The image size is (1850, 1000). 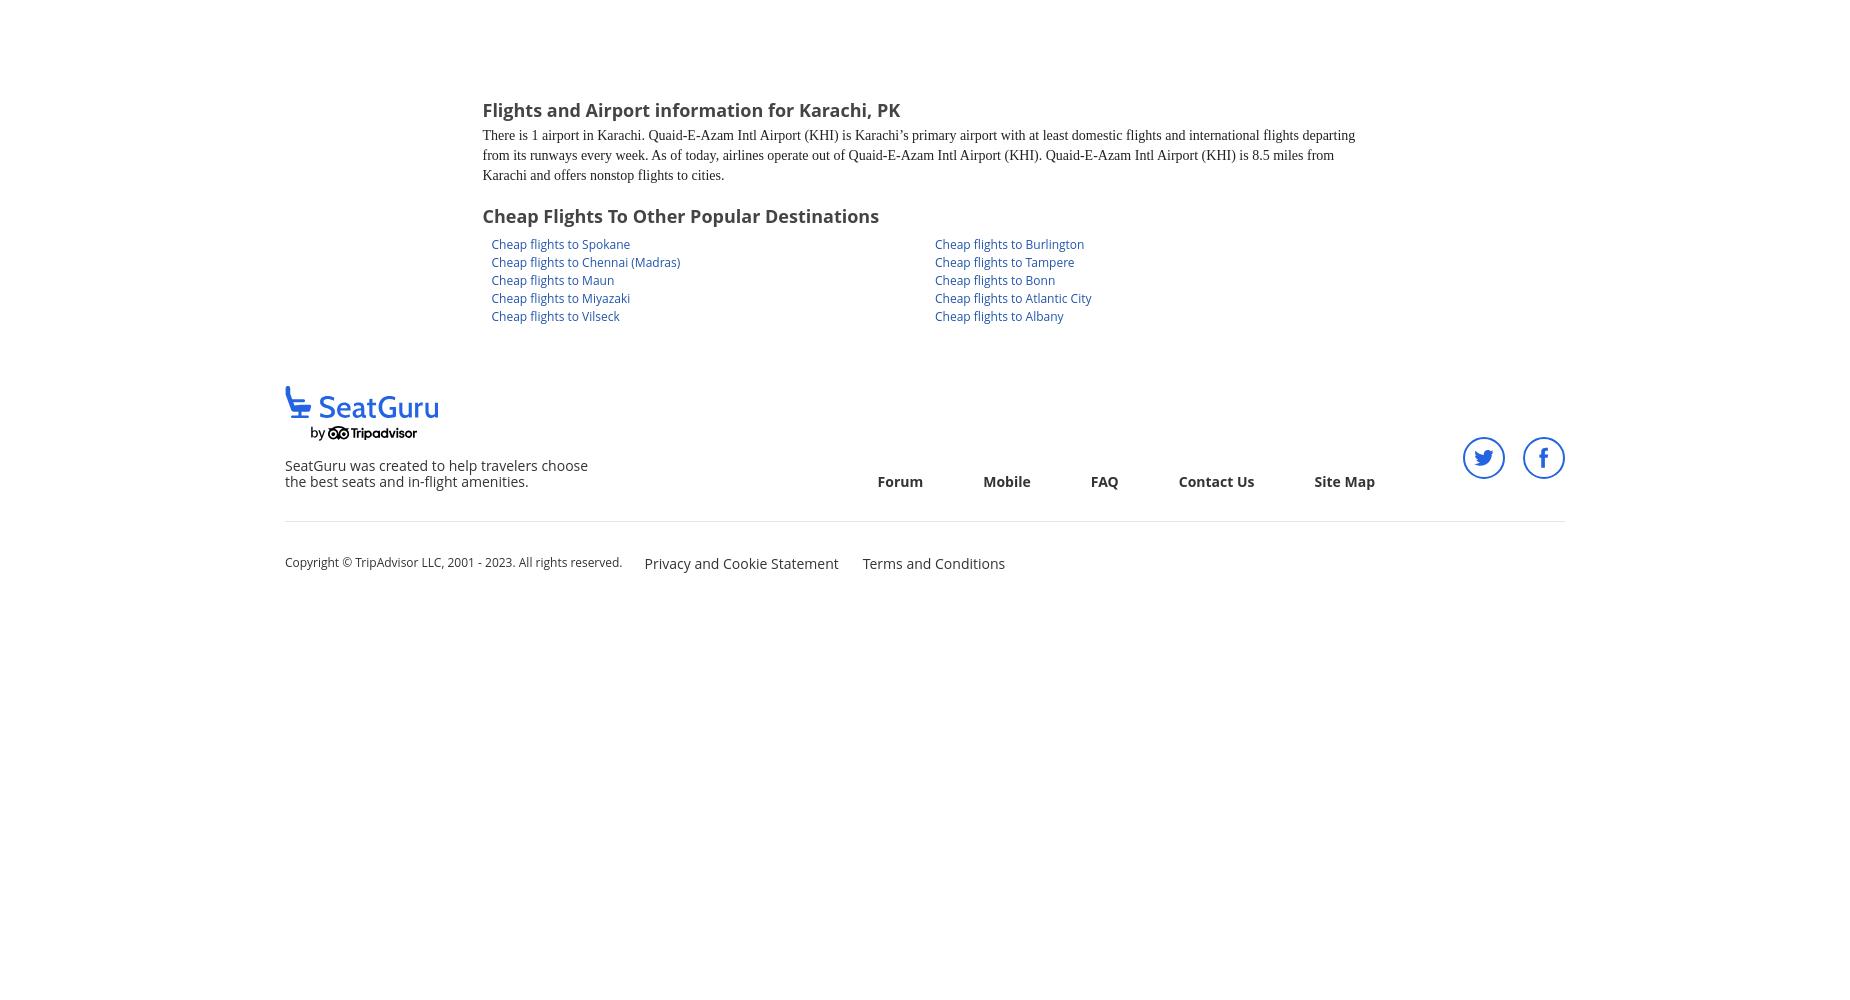 What do you see at coordinates (861, 562) in the screenshot?
I see `'Terms and Conditions'` at bounding box center [861, 562].